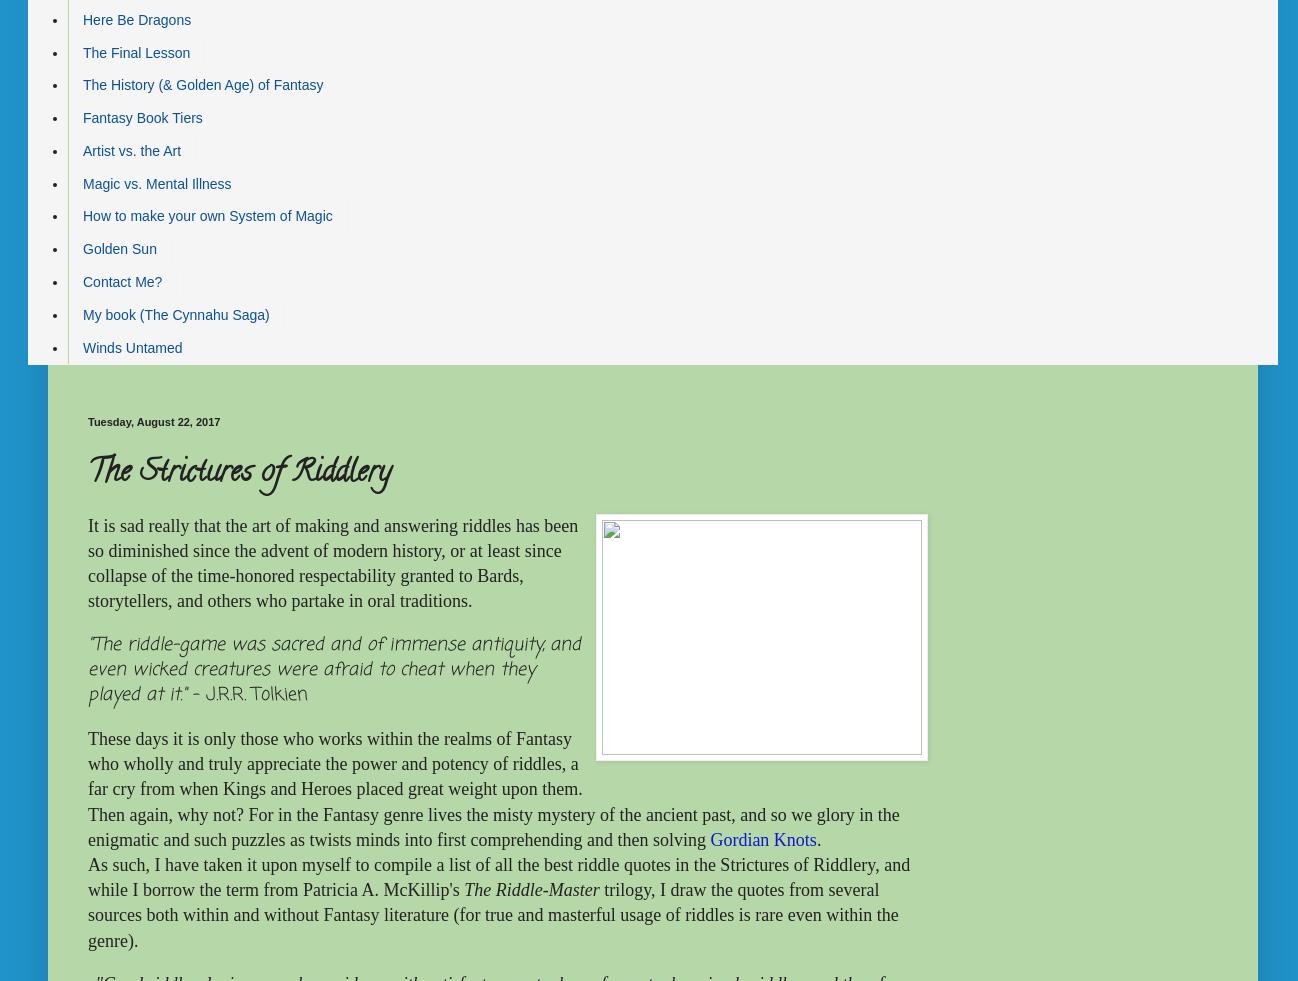 The height and width of the screenshot is (981, 1298). Describe the element at coordinates (122, 281) in the screenshot. I see `'Contact Me?'` at that location.